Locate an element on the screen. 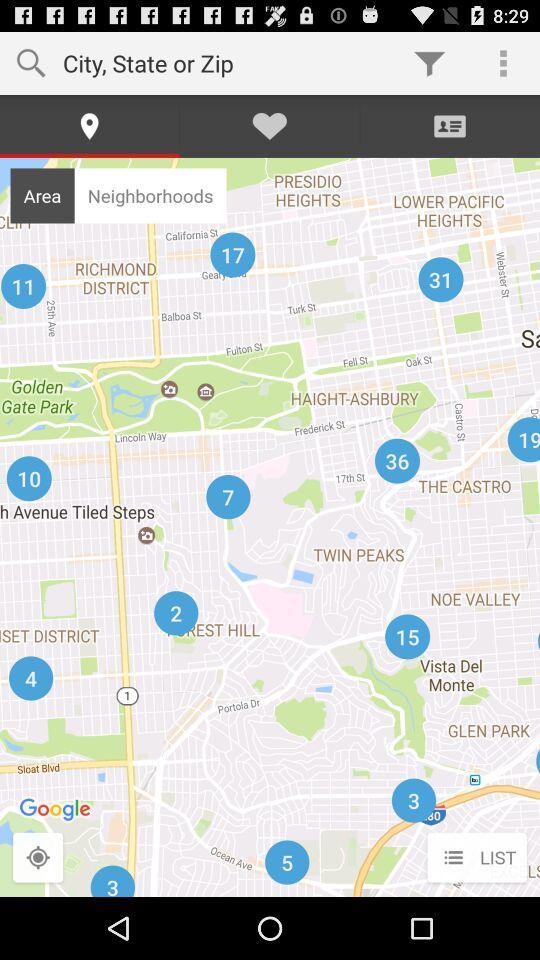  neighborhoods is located at coordinates (149, 195).